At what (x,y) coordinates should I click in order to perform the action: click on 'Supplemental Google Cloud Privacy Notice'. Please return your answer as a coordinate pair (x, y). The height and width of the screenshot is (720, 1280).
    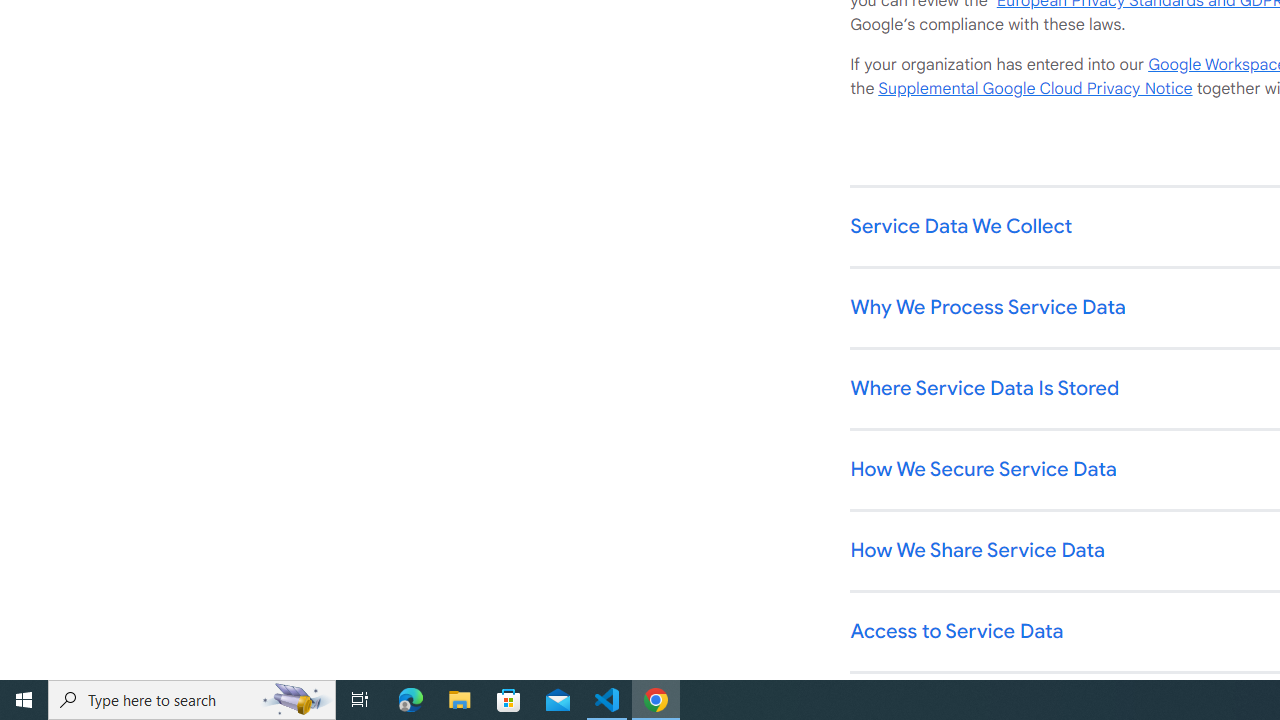
    Looking at the image, I should click on (1035, 88).